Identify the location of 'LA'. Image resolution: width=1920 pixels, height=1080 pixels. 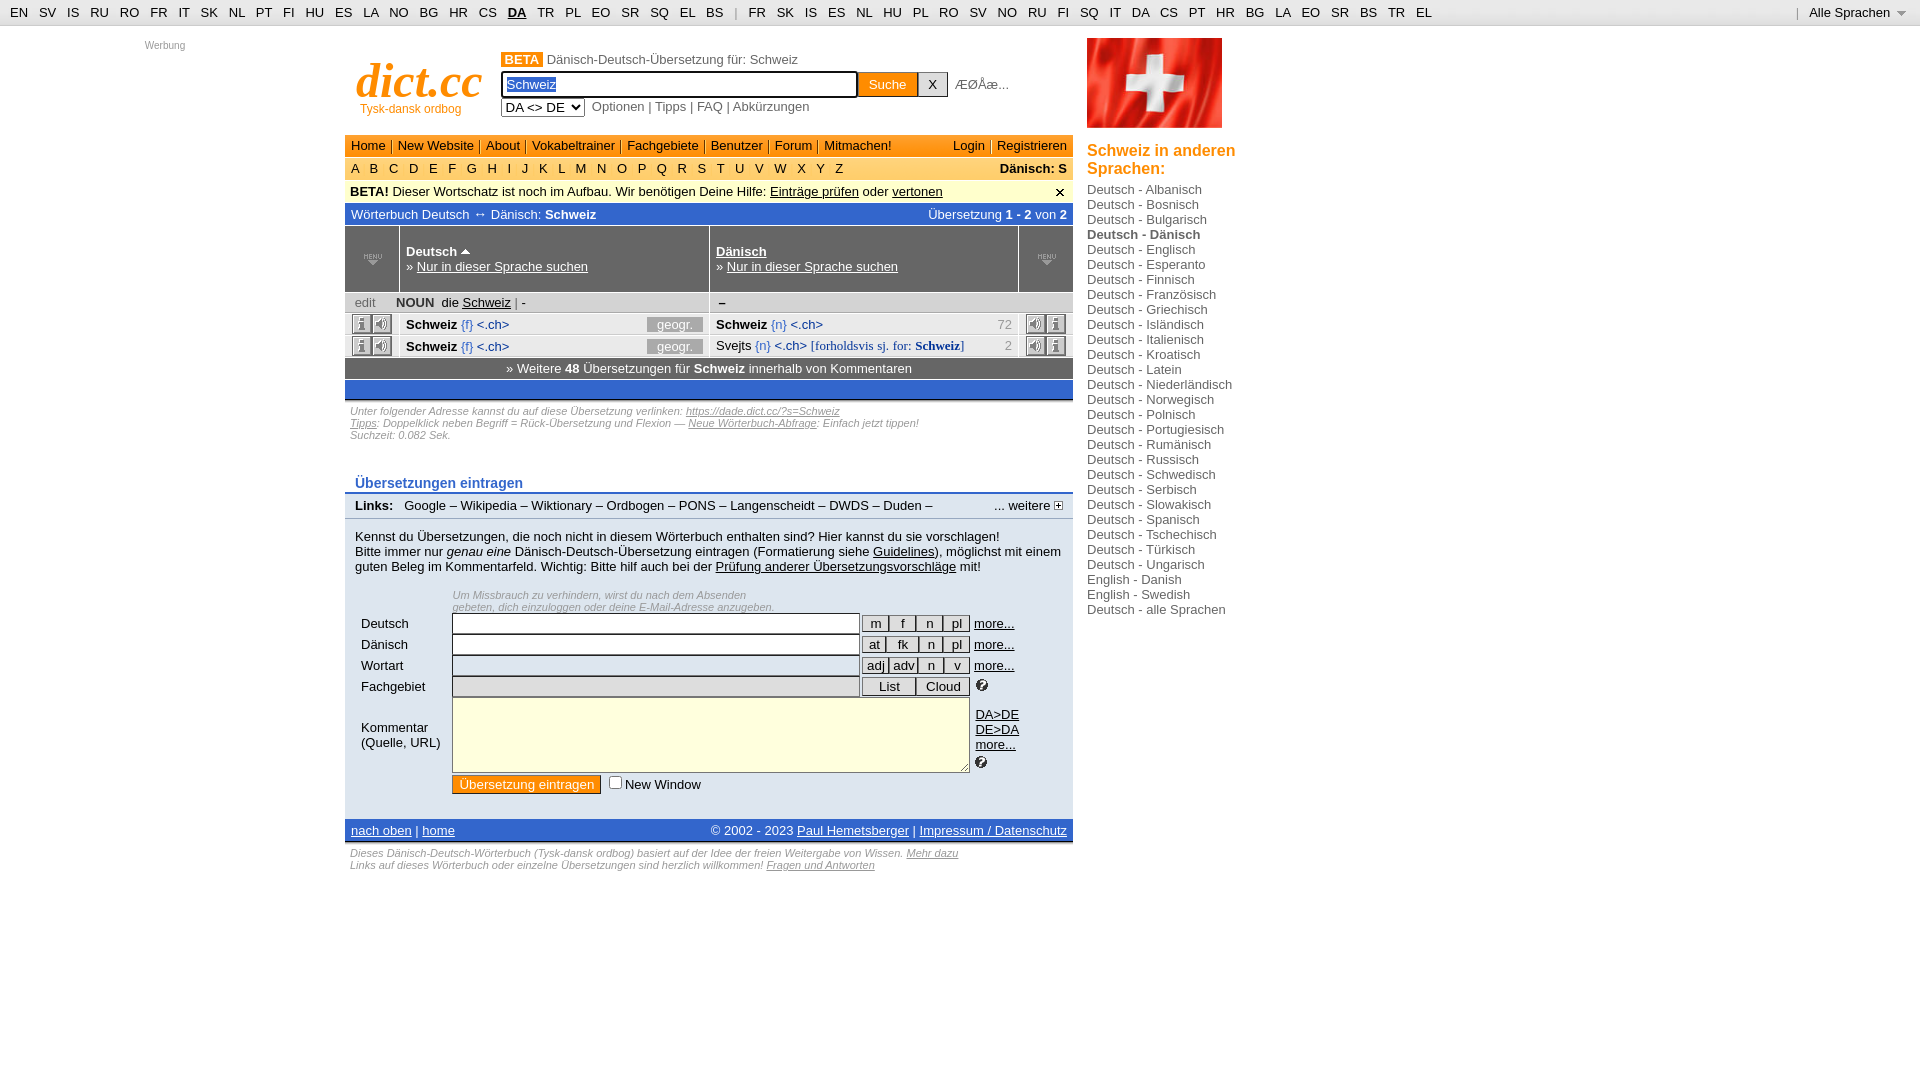
(370, 12).